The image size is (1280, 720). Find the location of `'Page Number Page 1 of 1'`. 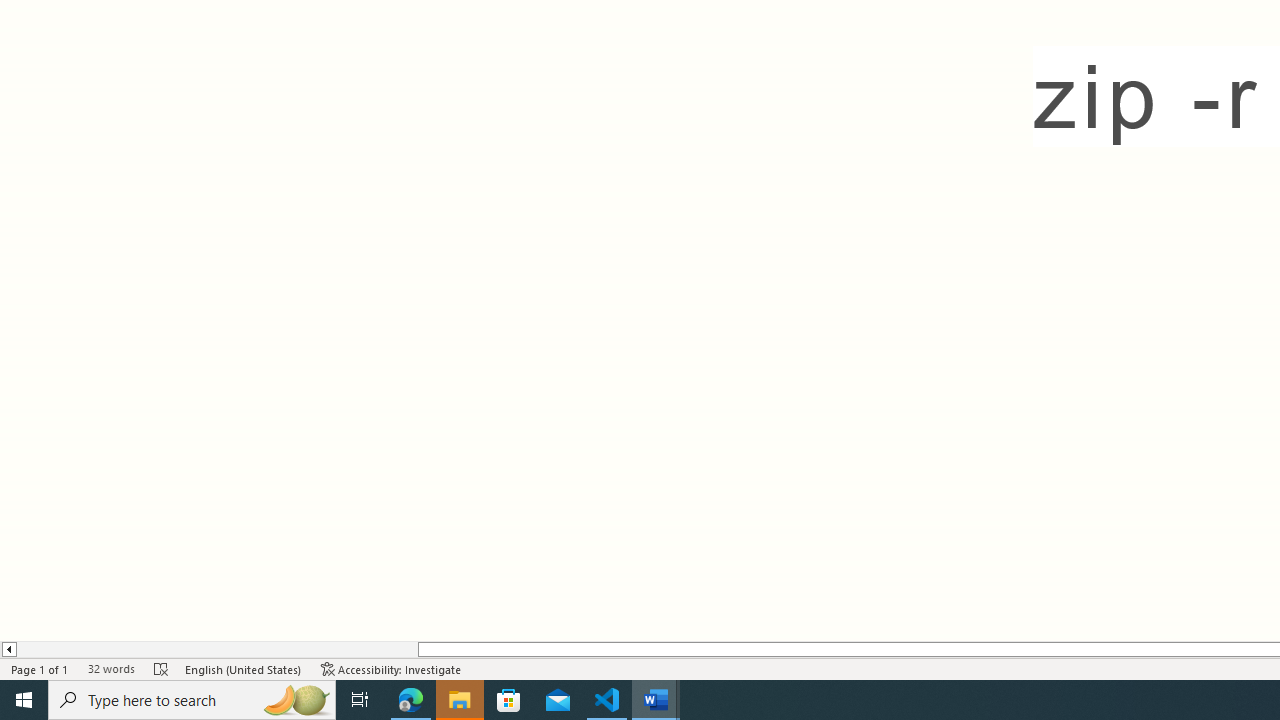

'Page Number Page 1 of 1' is located at coordinates (40, 669).